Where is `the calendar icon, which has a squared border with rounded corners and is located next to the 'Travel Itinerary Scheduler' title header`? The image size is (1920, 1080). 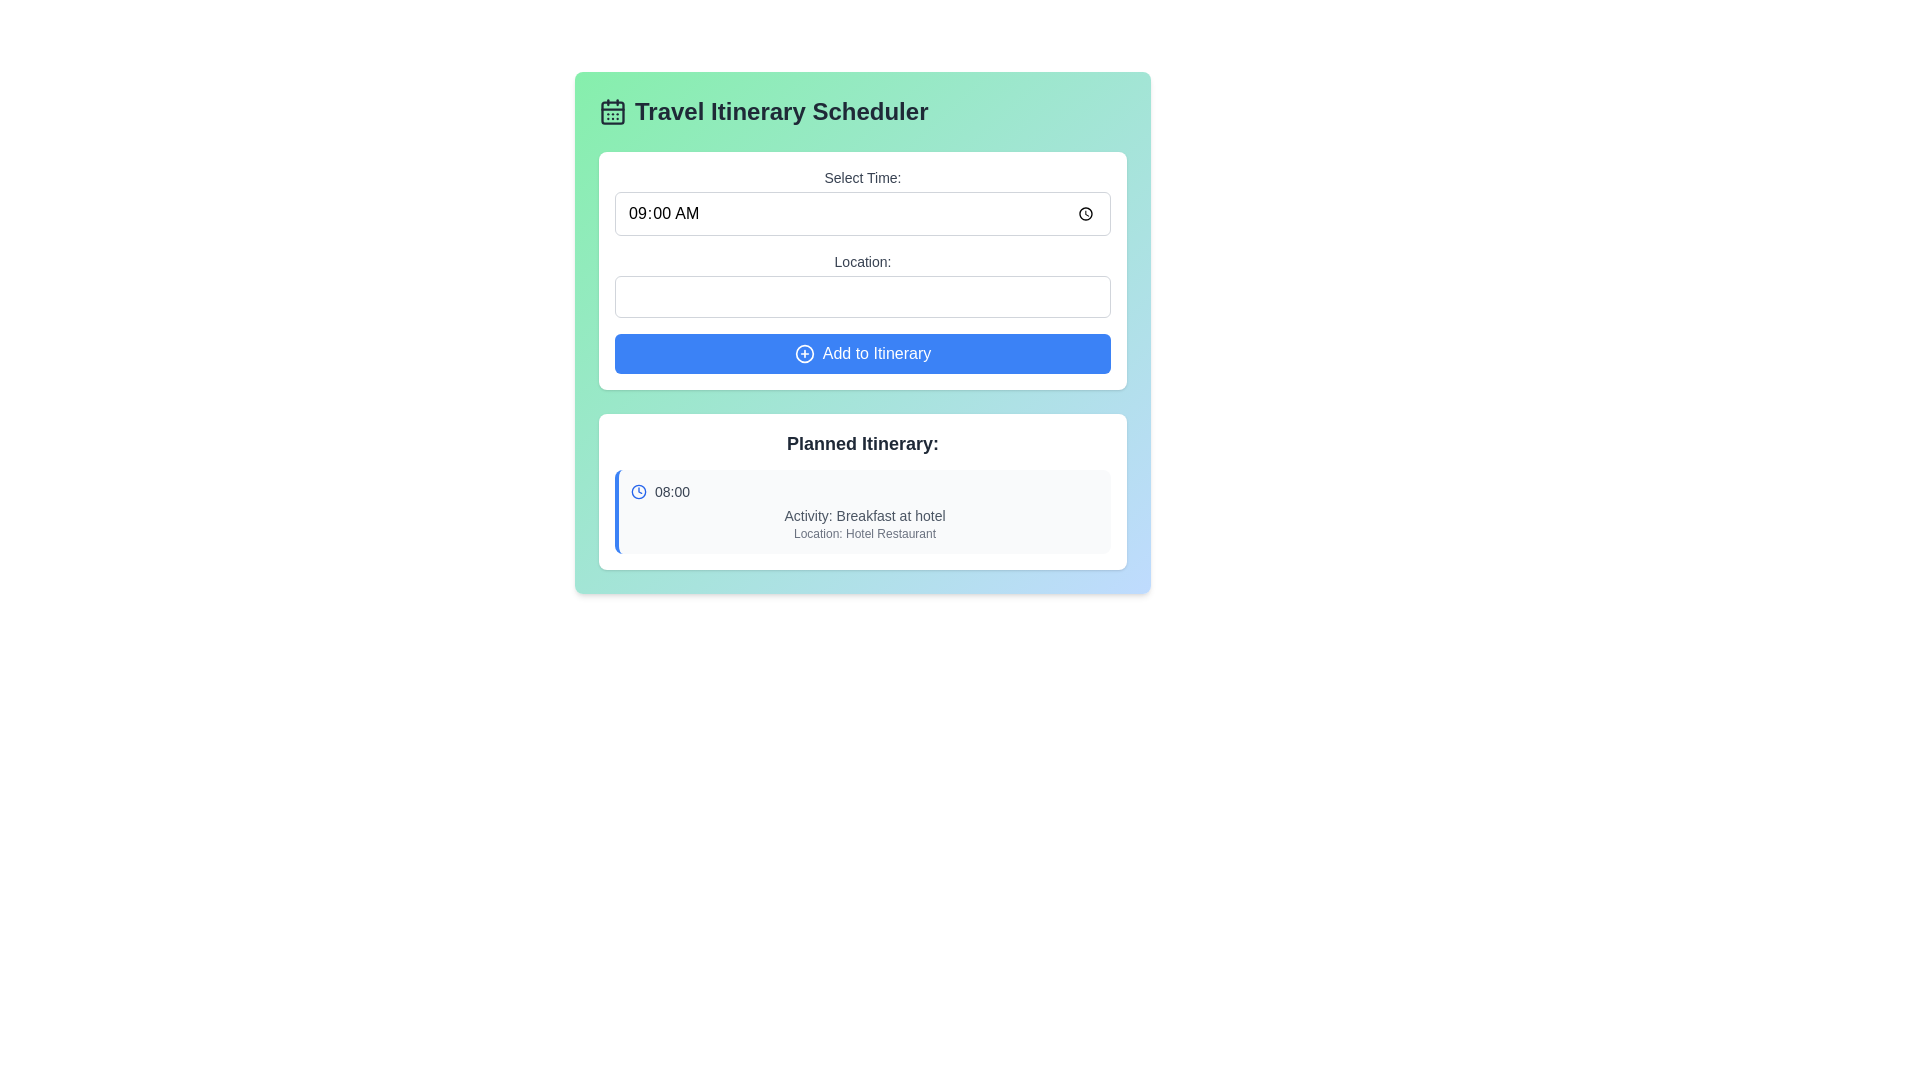
the calendar icon, which has a squared border with rounded corners and is located next to the 'Travel Itinerary Scheduler' title header is located at coordinates (612, 111).